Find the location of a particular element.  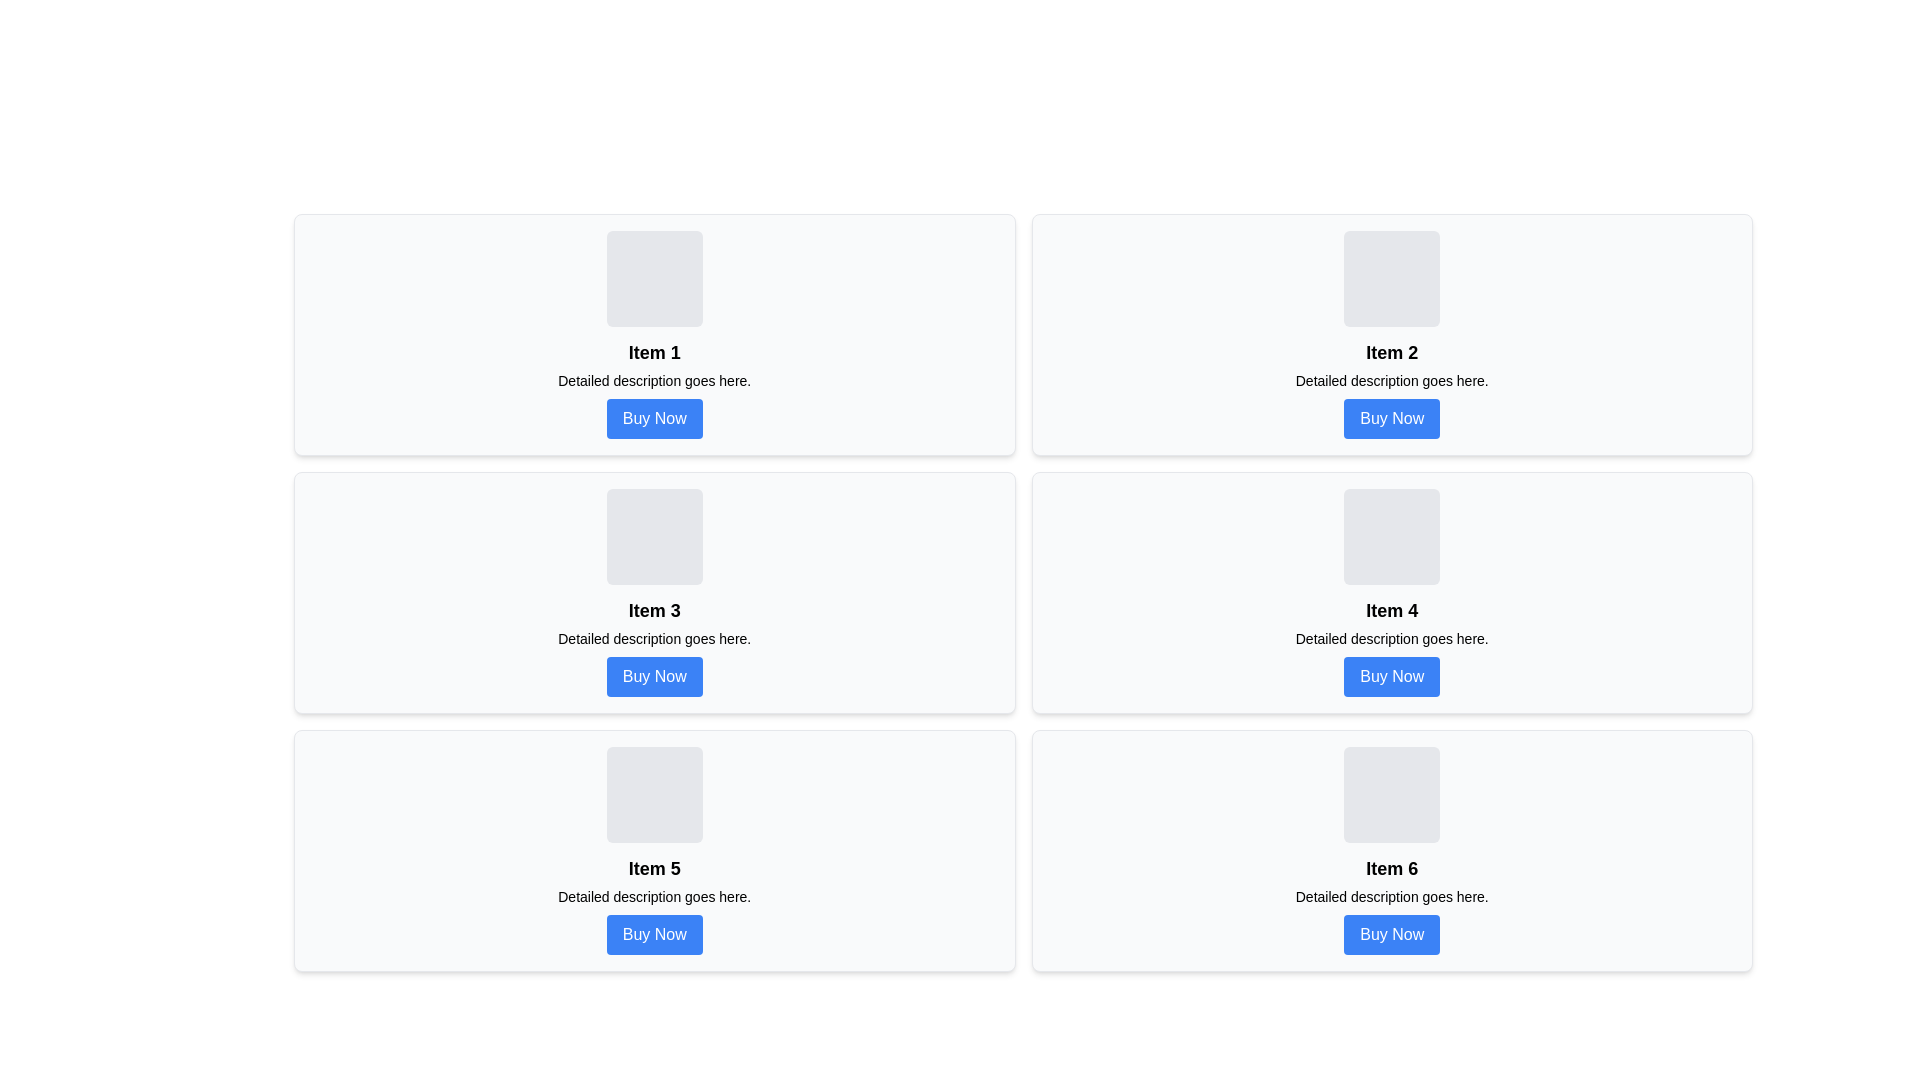

the static text element that says 'Detailed description goes here.' located beneath the title 'Item 4' and above the 'Buy Now' button in the card labeled 'Item 4' is located at coordinates (1391, 639).